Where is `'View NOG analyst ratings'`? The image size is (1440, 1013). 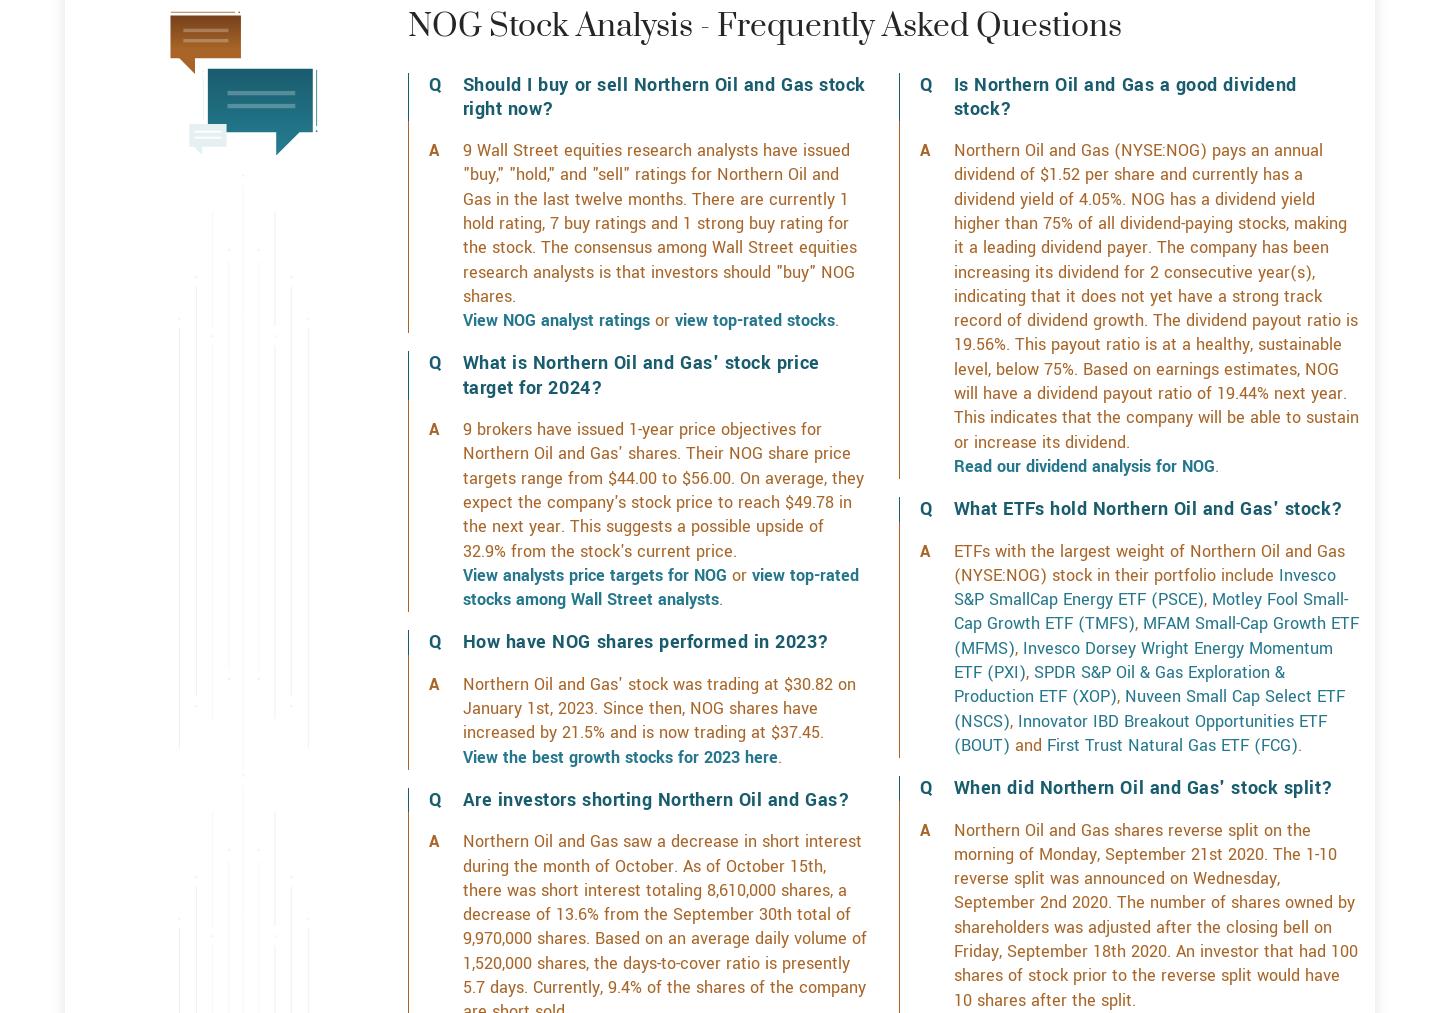 'View NOG analyst ratings' is located at coordinates (555, 391).